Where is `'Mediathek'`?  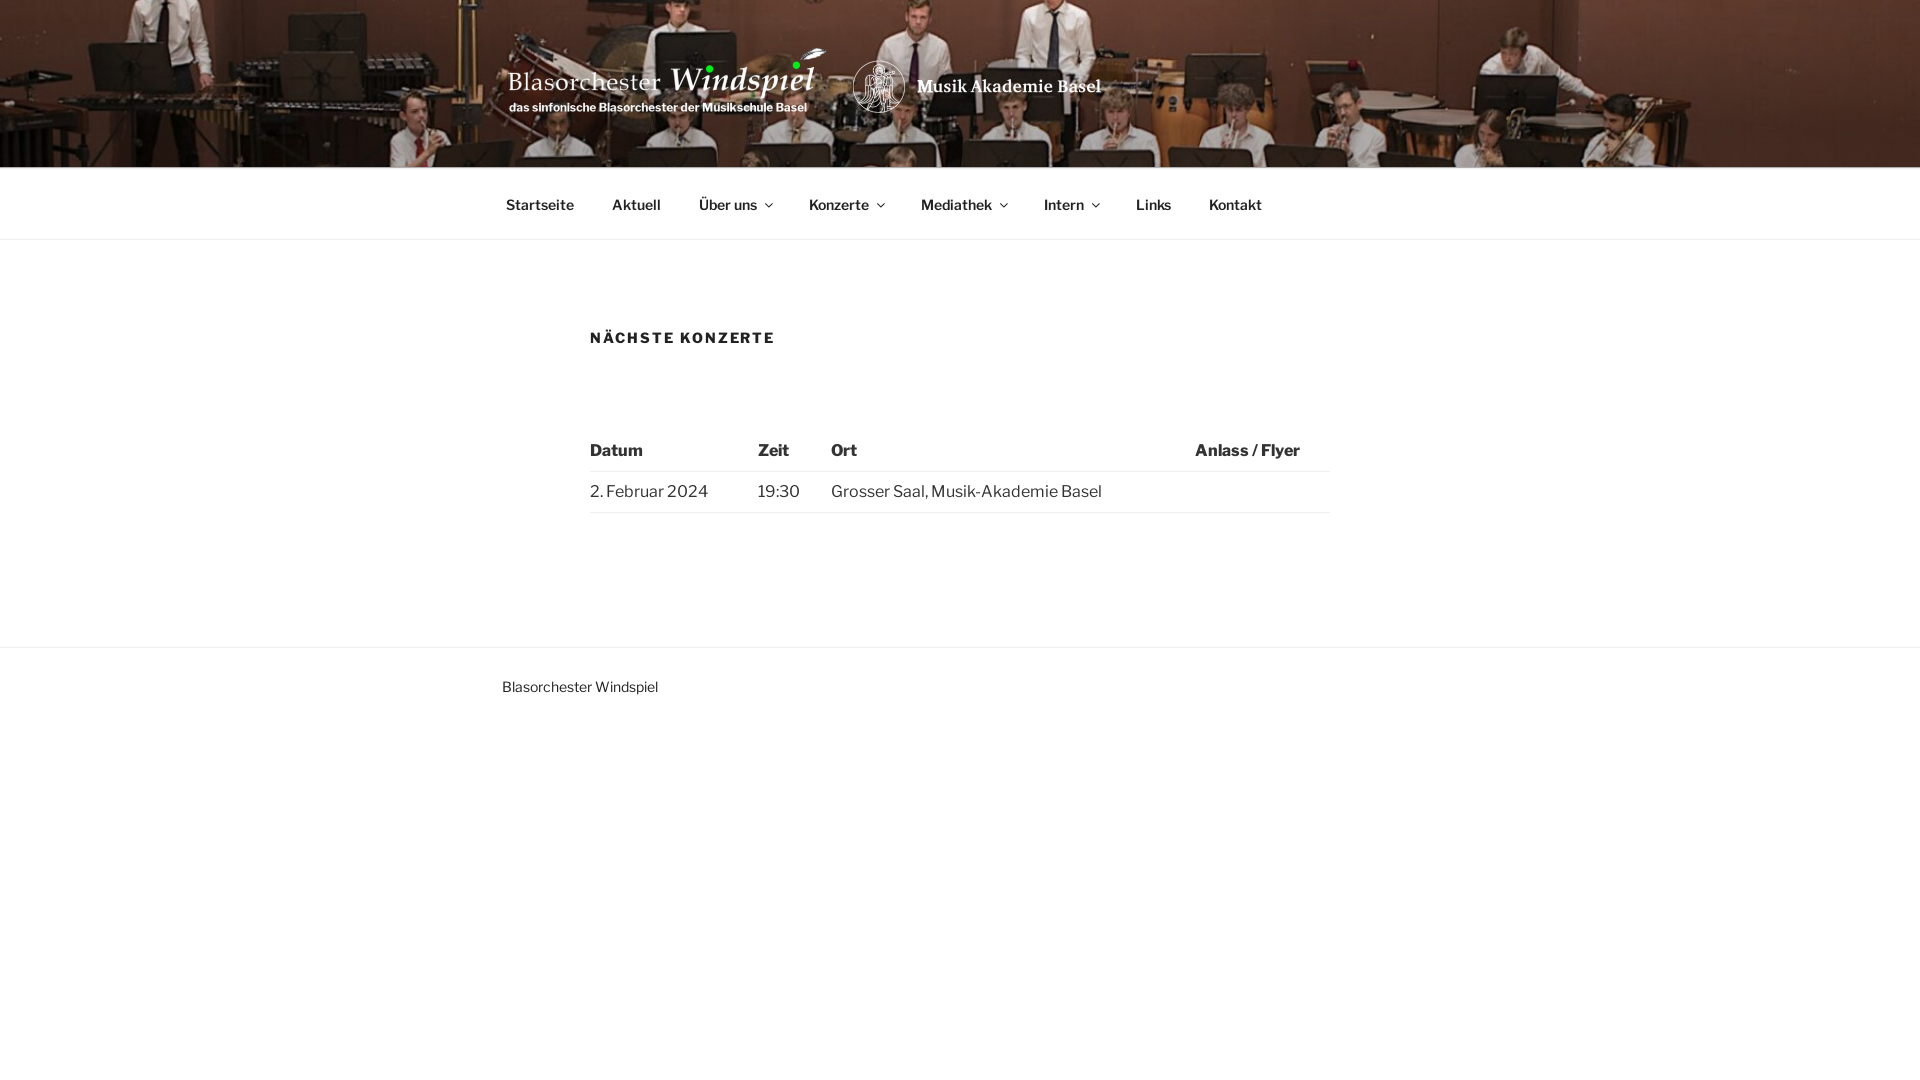
'Mediathek' is located at coordinates (963, 204).